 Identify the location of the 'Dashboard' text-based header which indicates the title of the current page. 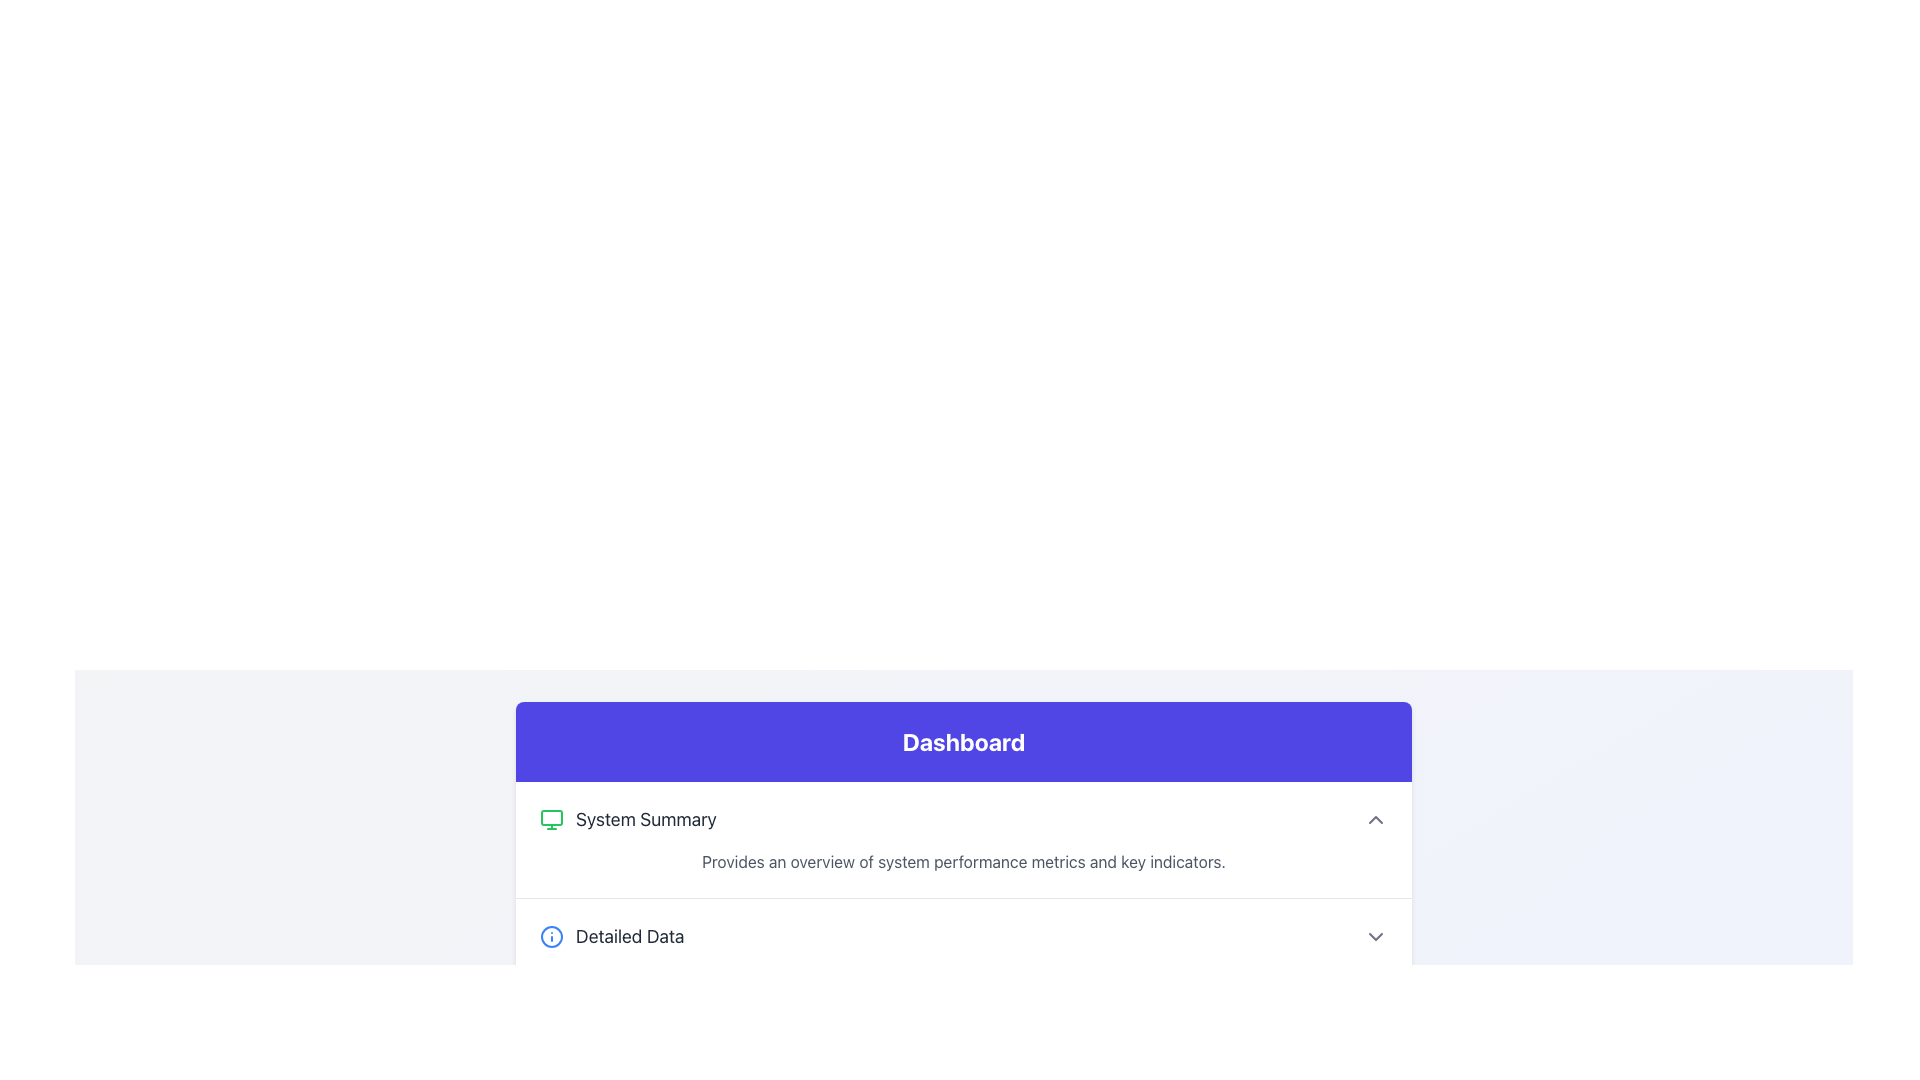
(964, 741).